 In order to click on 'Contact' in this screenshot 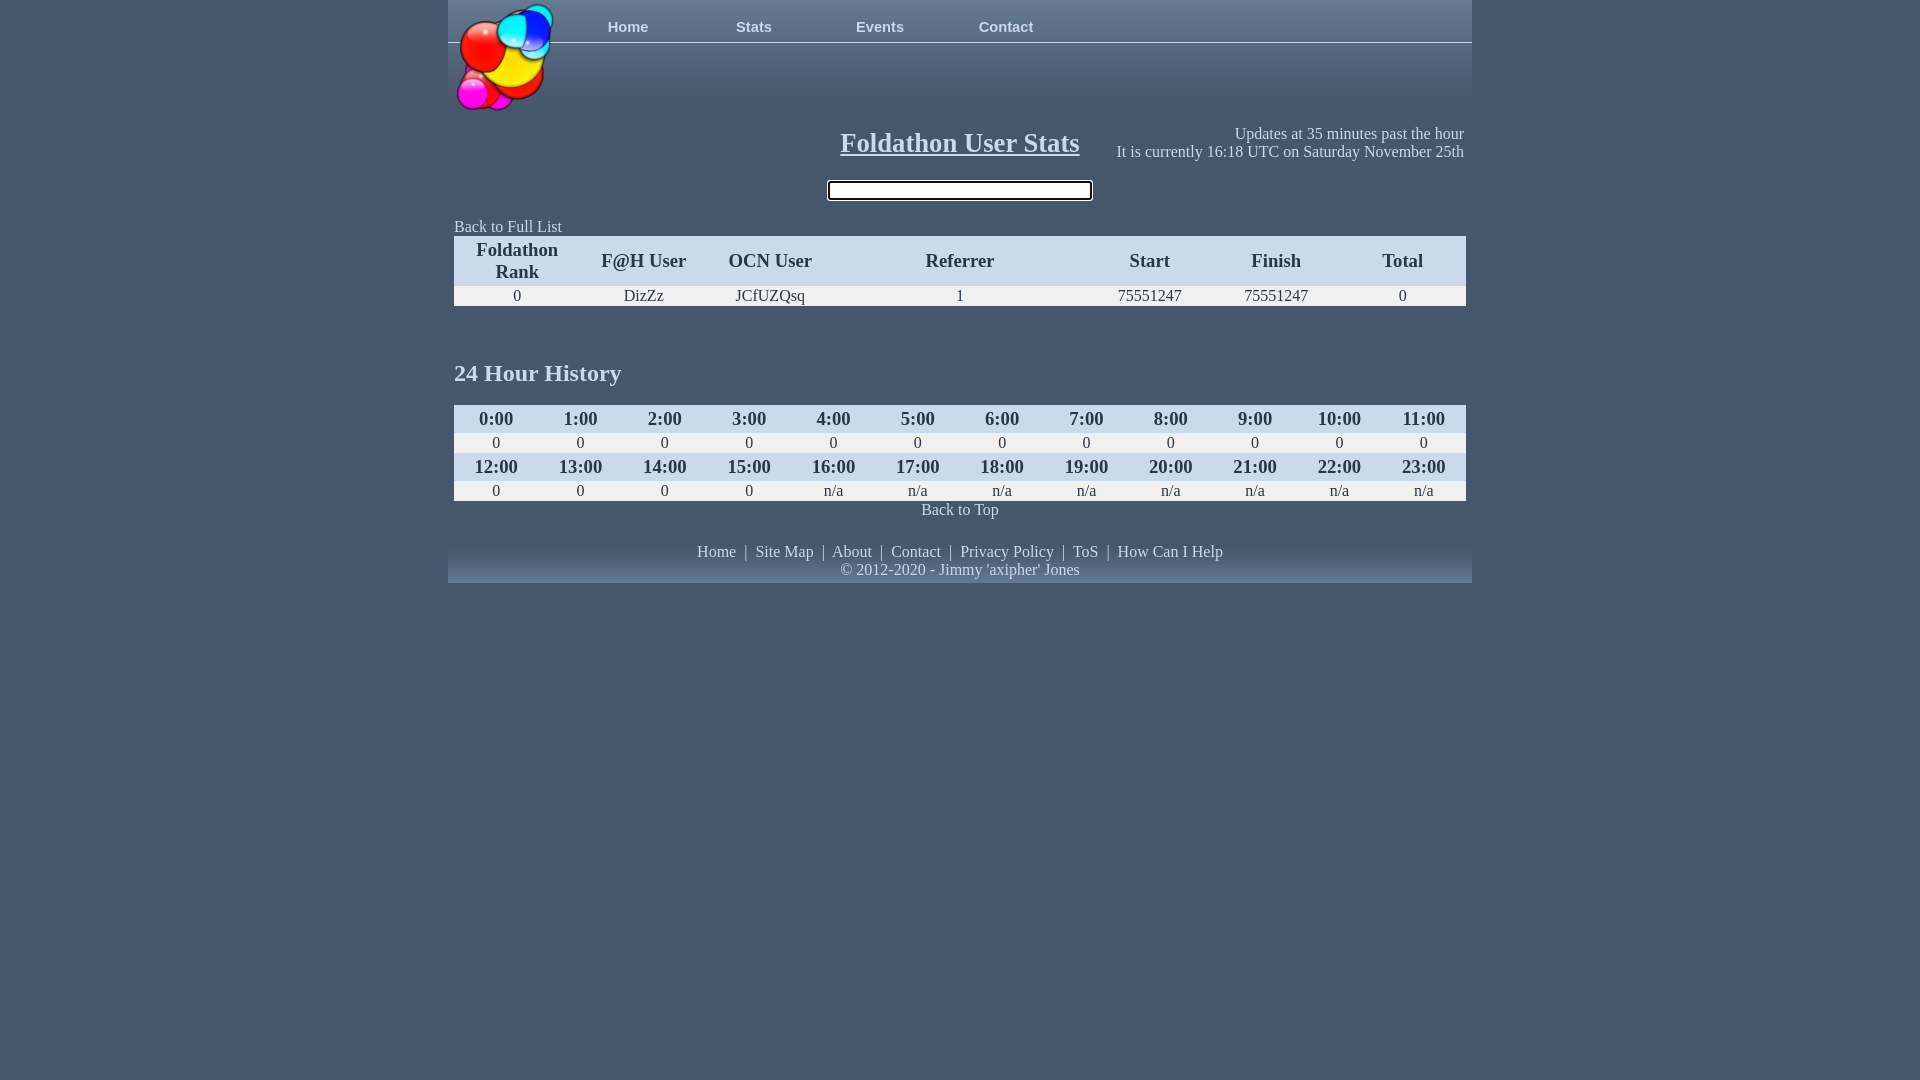, I will do `click(915, 551)`.